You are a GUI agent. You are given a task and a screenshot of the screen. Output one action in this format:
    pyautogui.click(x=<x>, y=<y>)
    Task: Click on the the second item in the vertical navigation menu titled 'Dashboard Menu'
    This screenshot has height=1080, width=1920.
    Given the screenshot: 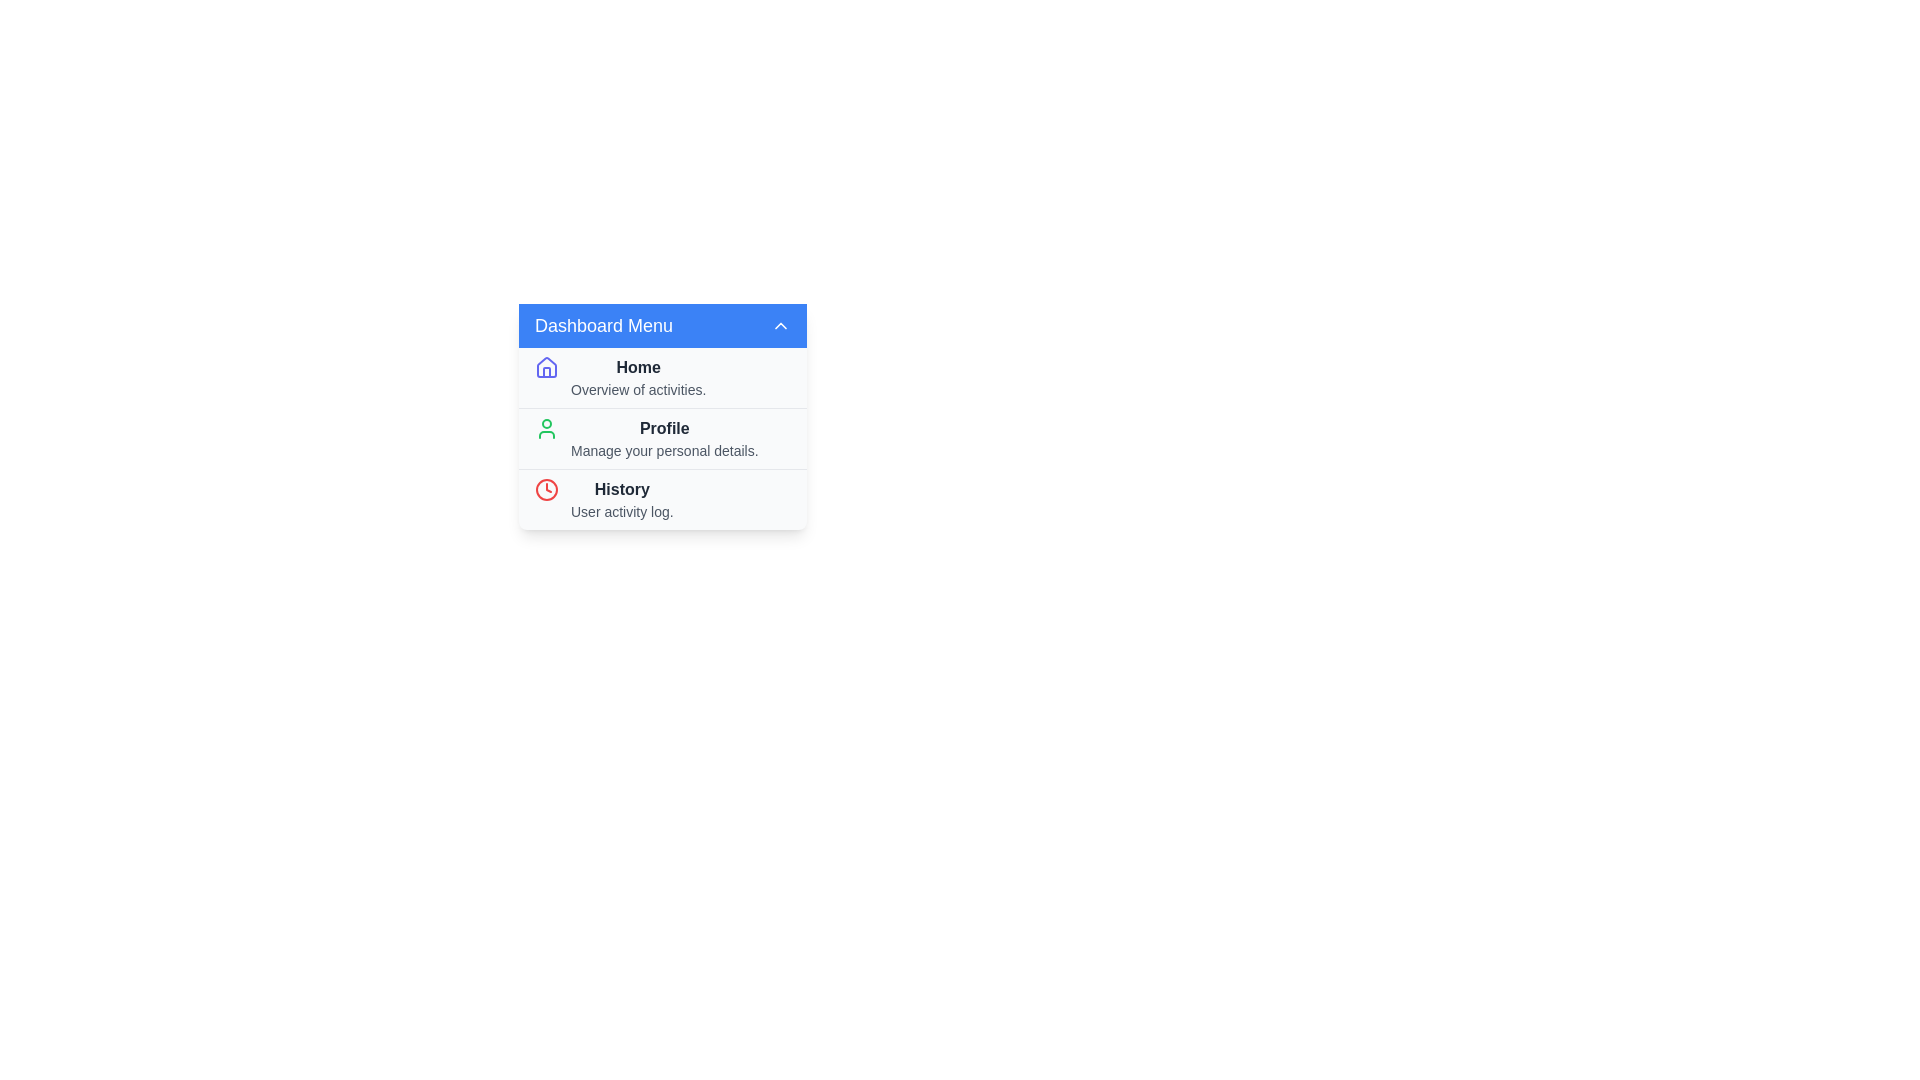 What is the action you would take?
    pyautogui.click(x=662, y=437)
    